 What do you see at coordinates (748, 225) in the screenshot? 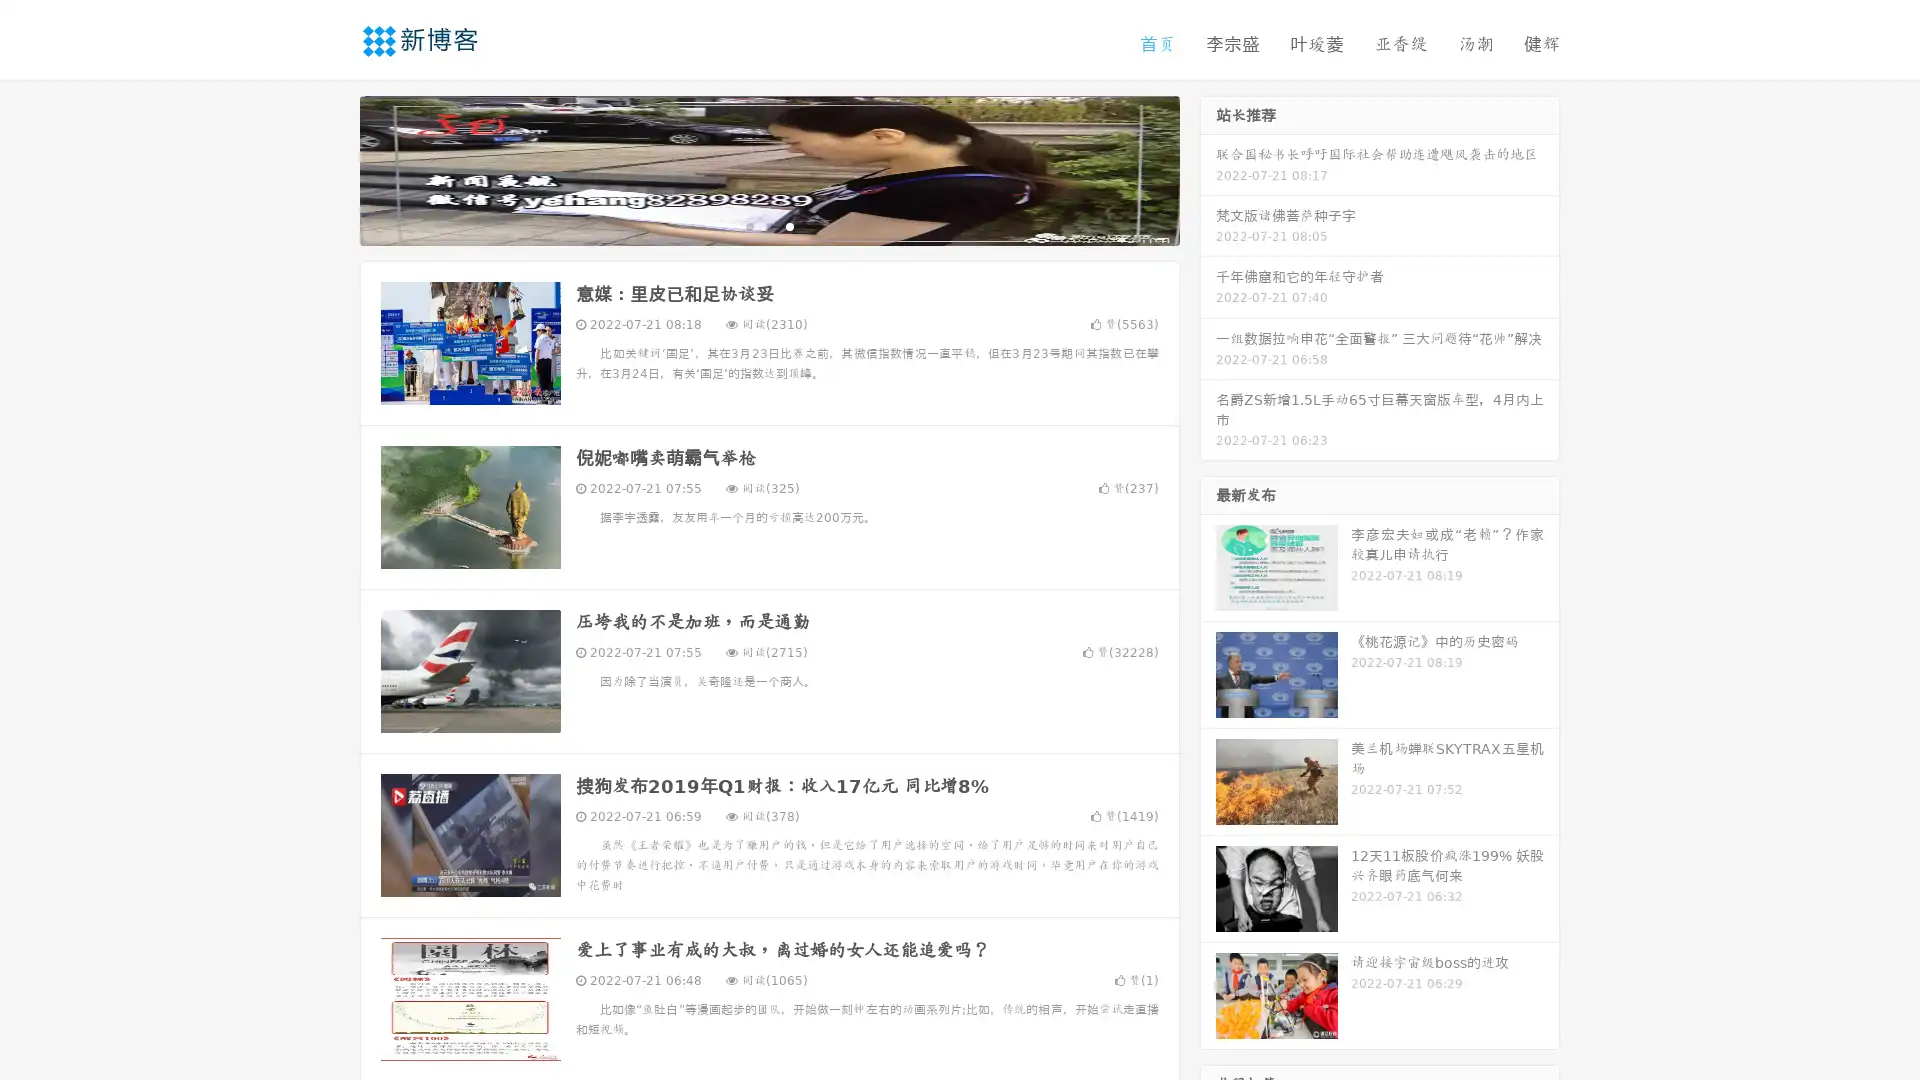
I see `Go to slide 1` at bounding box center [748, 225].